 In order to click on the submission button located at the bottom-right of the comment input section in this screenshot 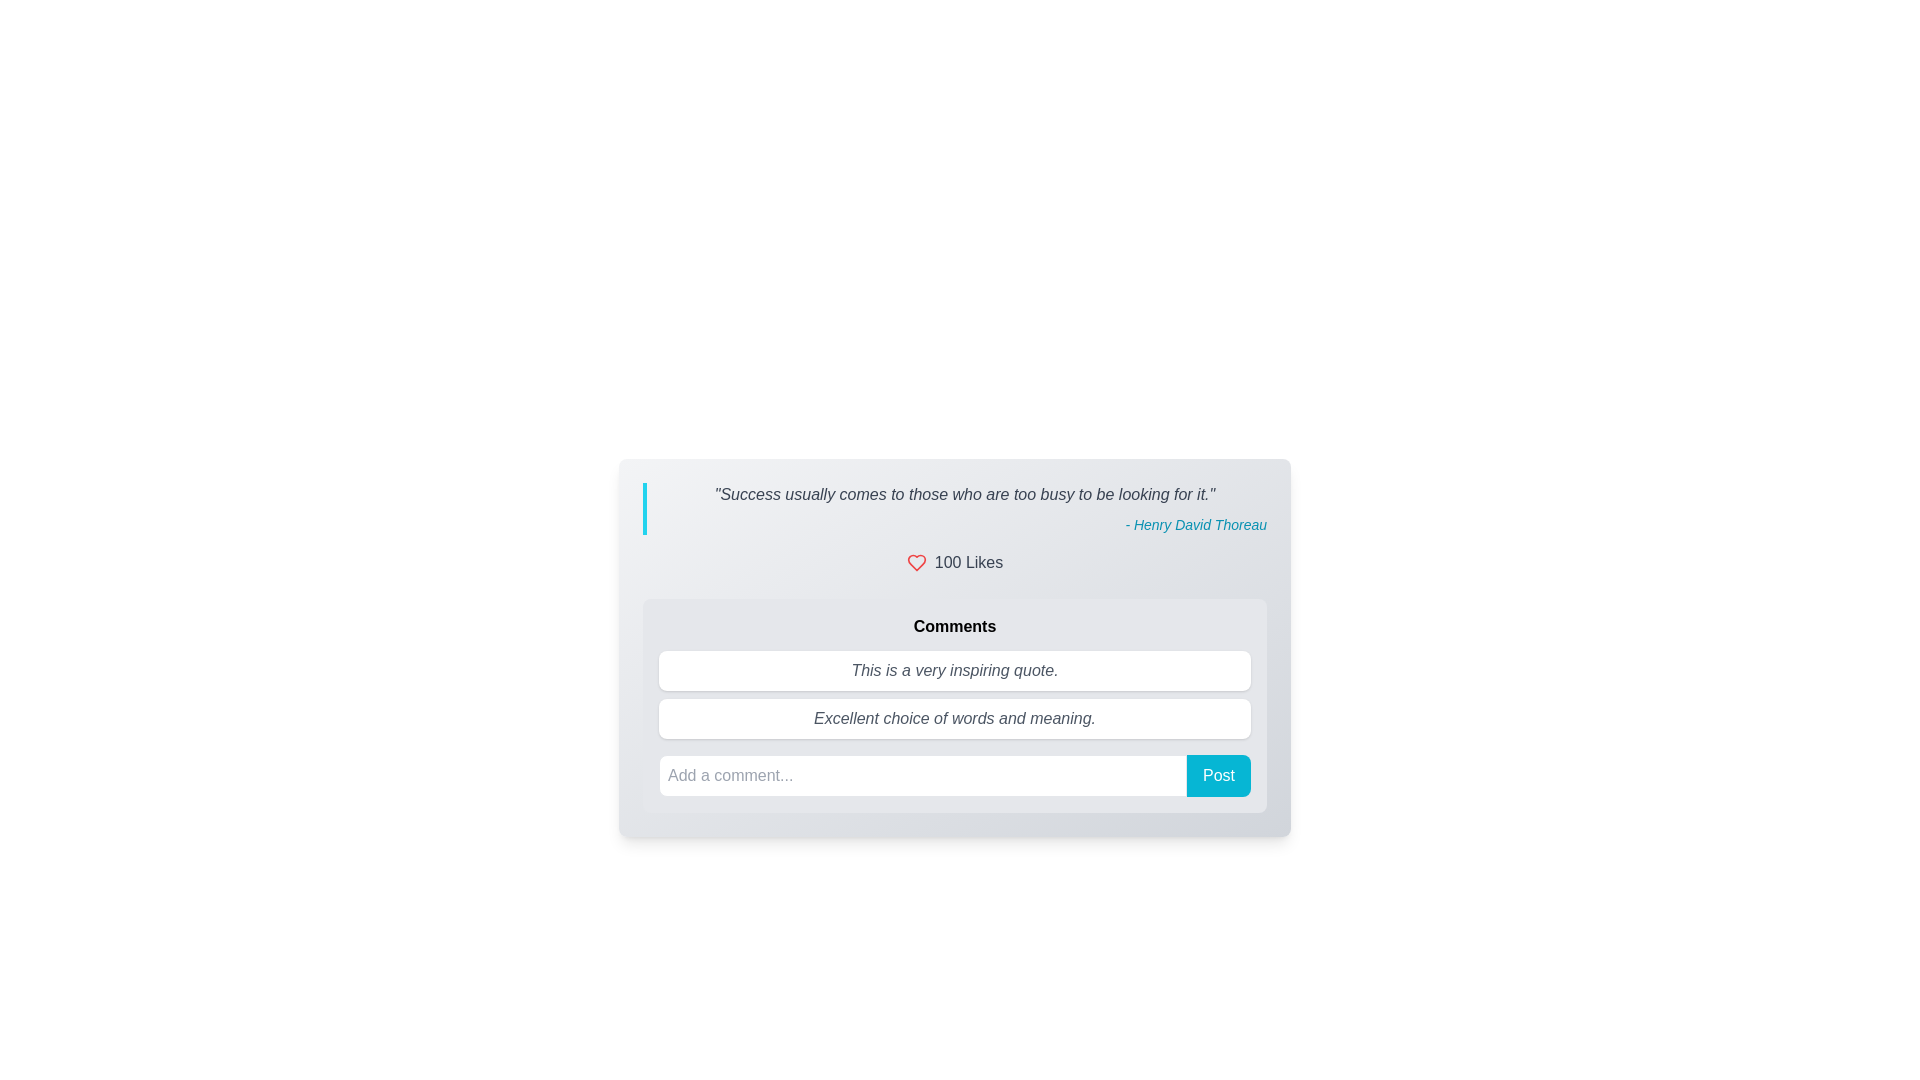, I will do `click(1218, 774)`.